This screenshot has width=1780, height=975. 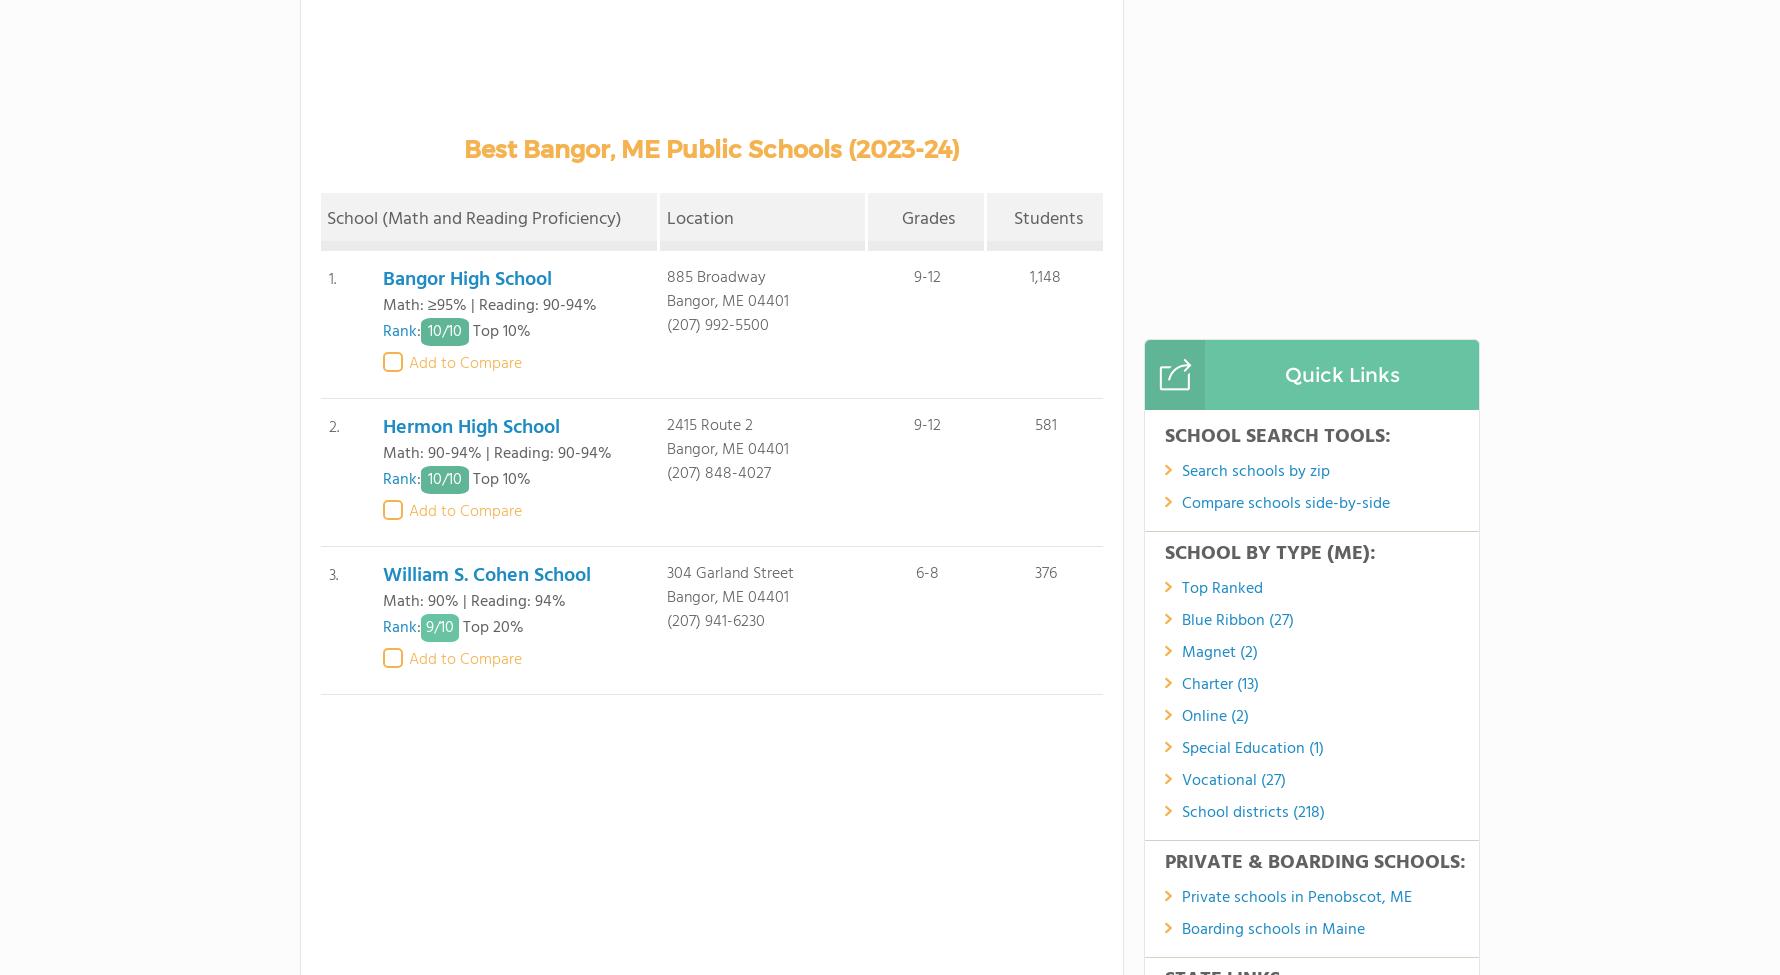 What do you see at coordinates (1026, 883) in the screenshot?
I see `'Public School Guide'` at bounding box center [1026, 883].